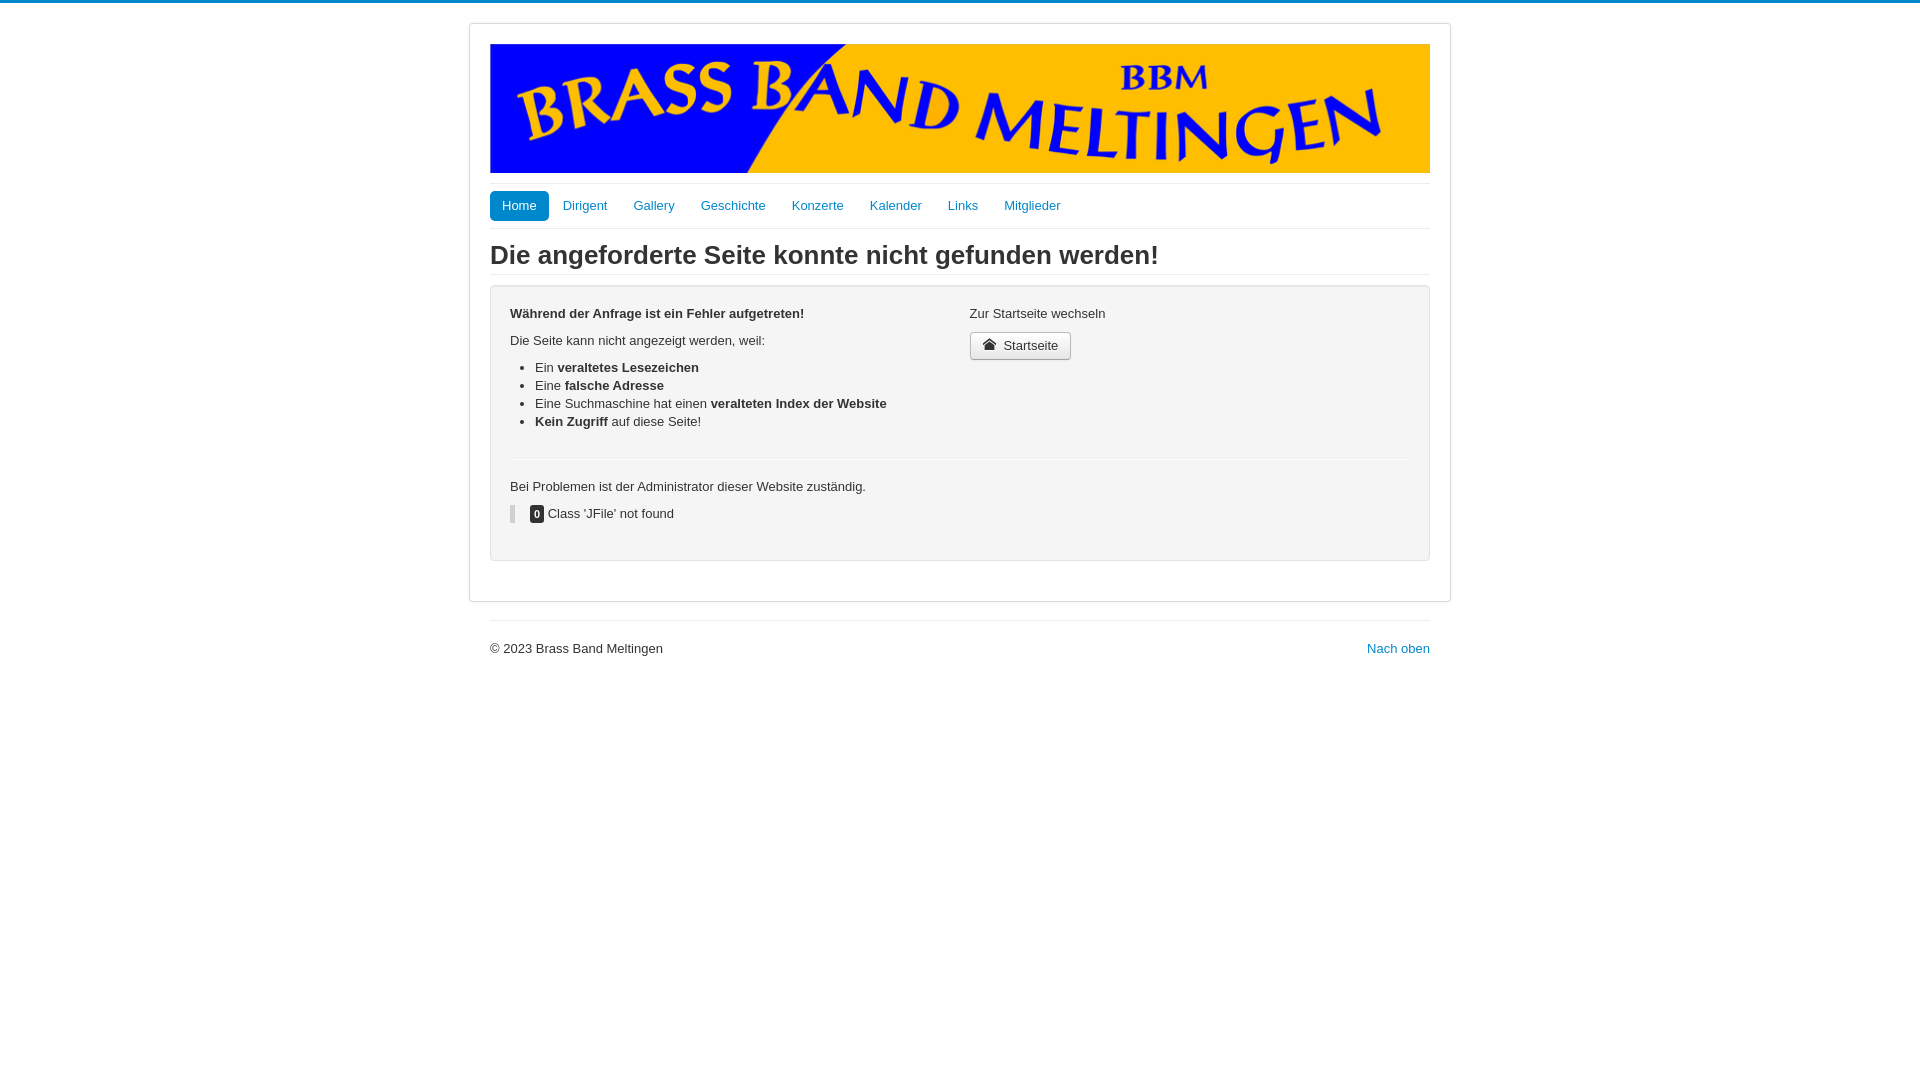 Image resolution: width=1920 pixels, height=1080 pixels. I want to click on 'Nach oben', so click(1397, 648).